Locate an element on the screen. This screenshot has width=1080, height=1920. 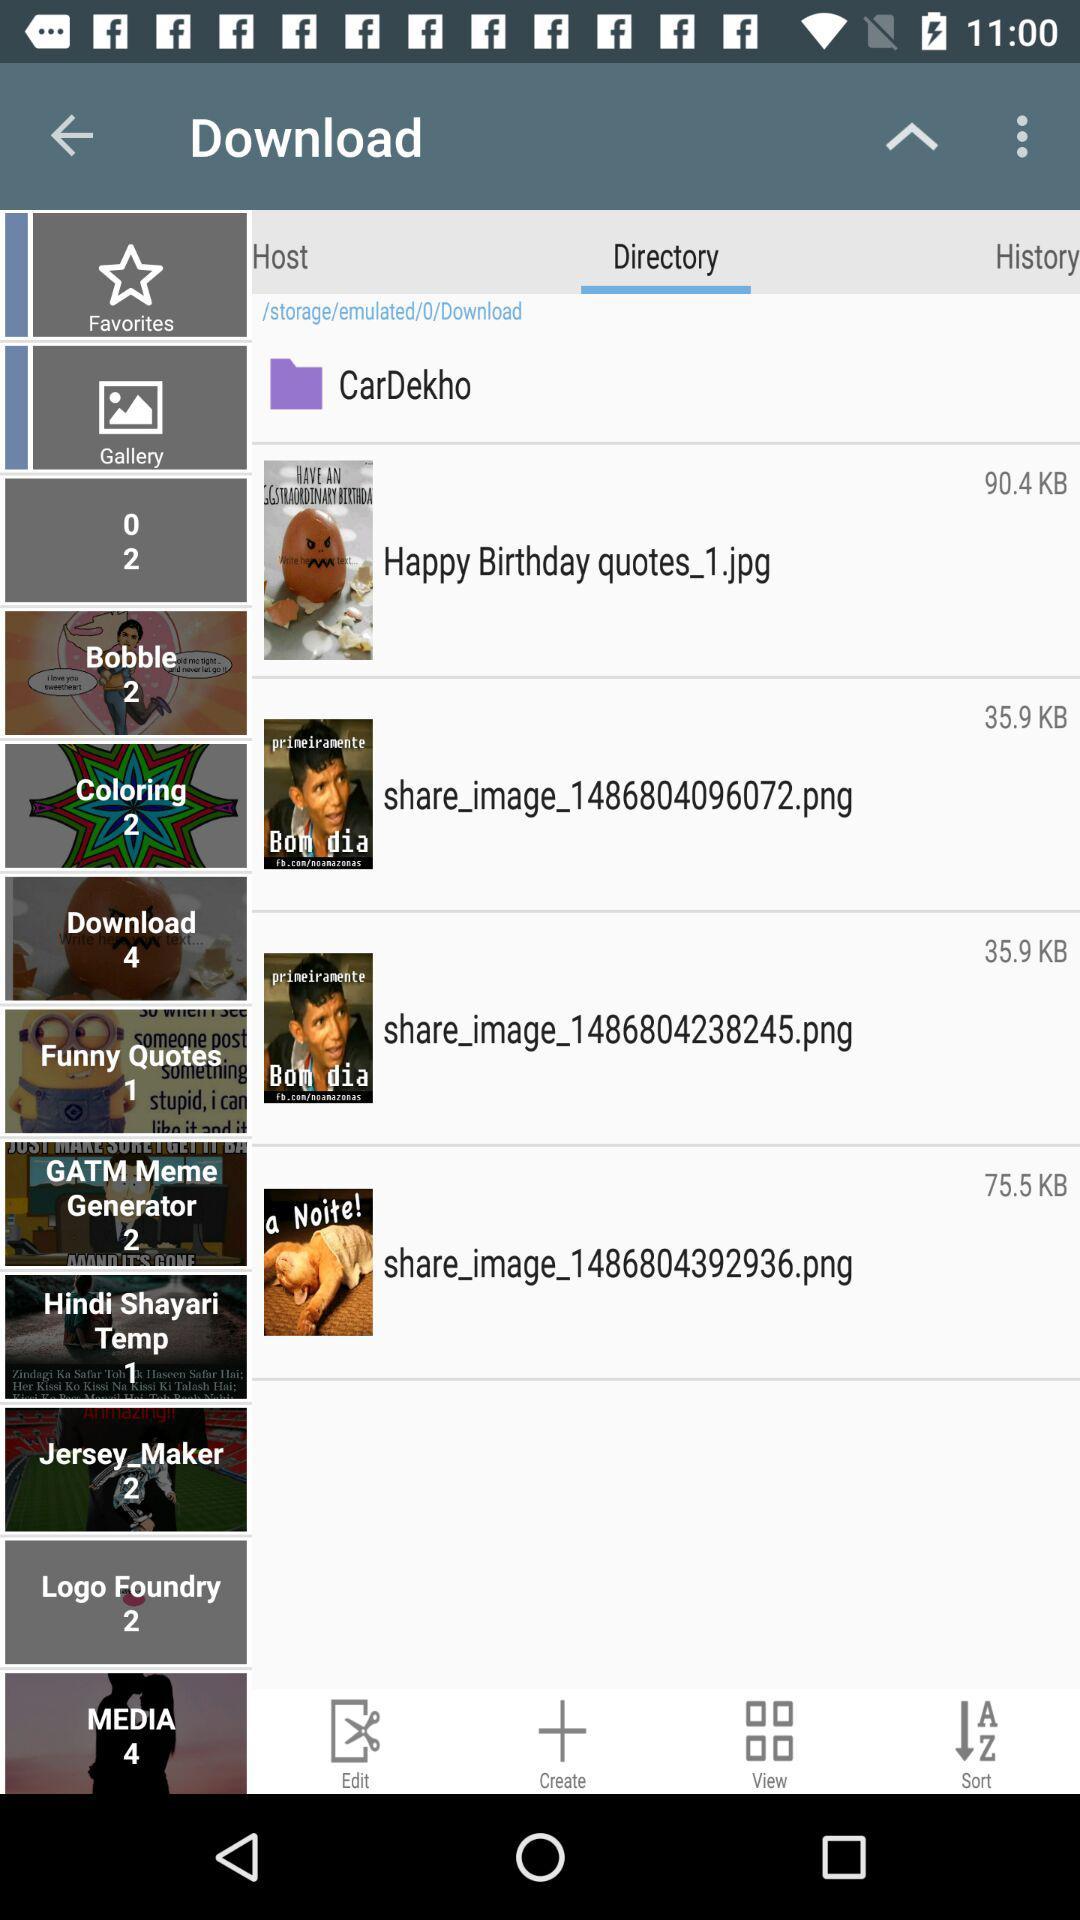
the icon next to 90.4 kb is located at coordinates (677, 559).